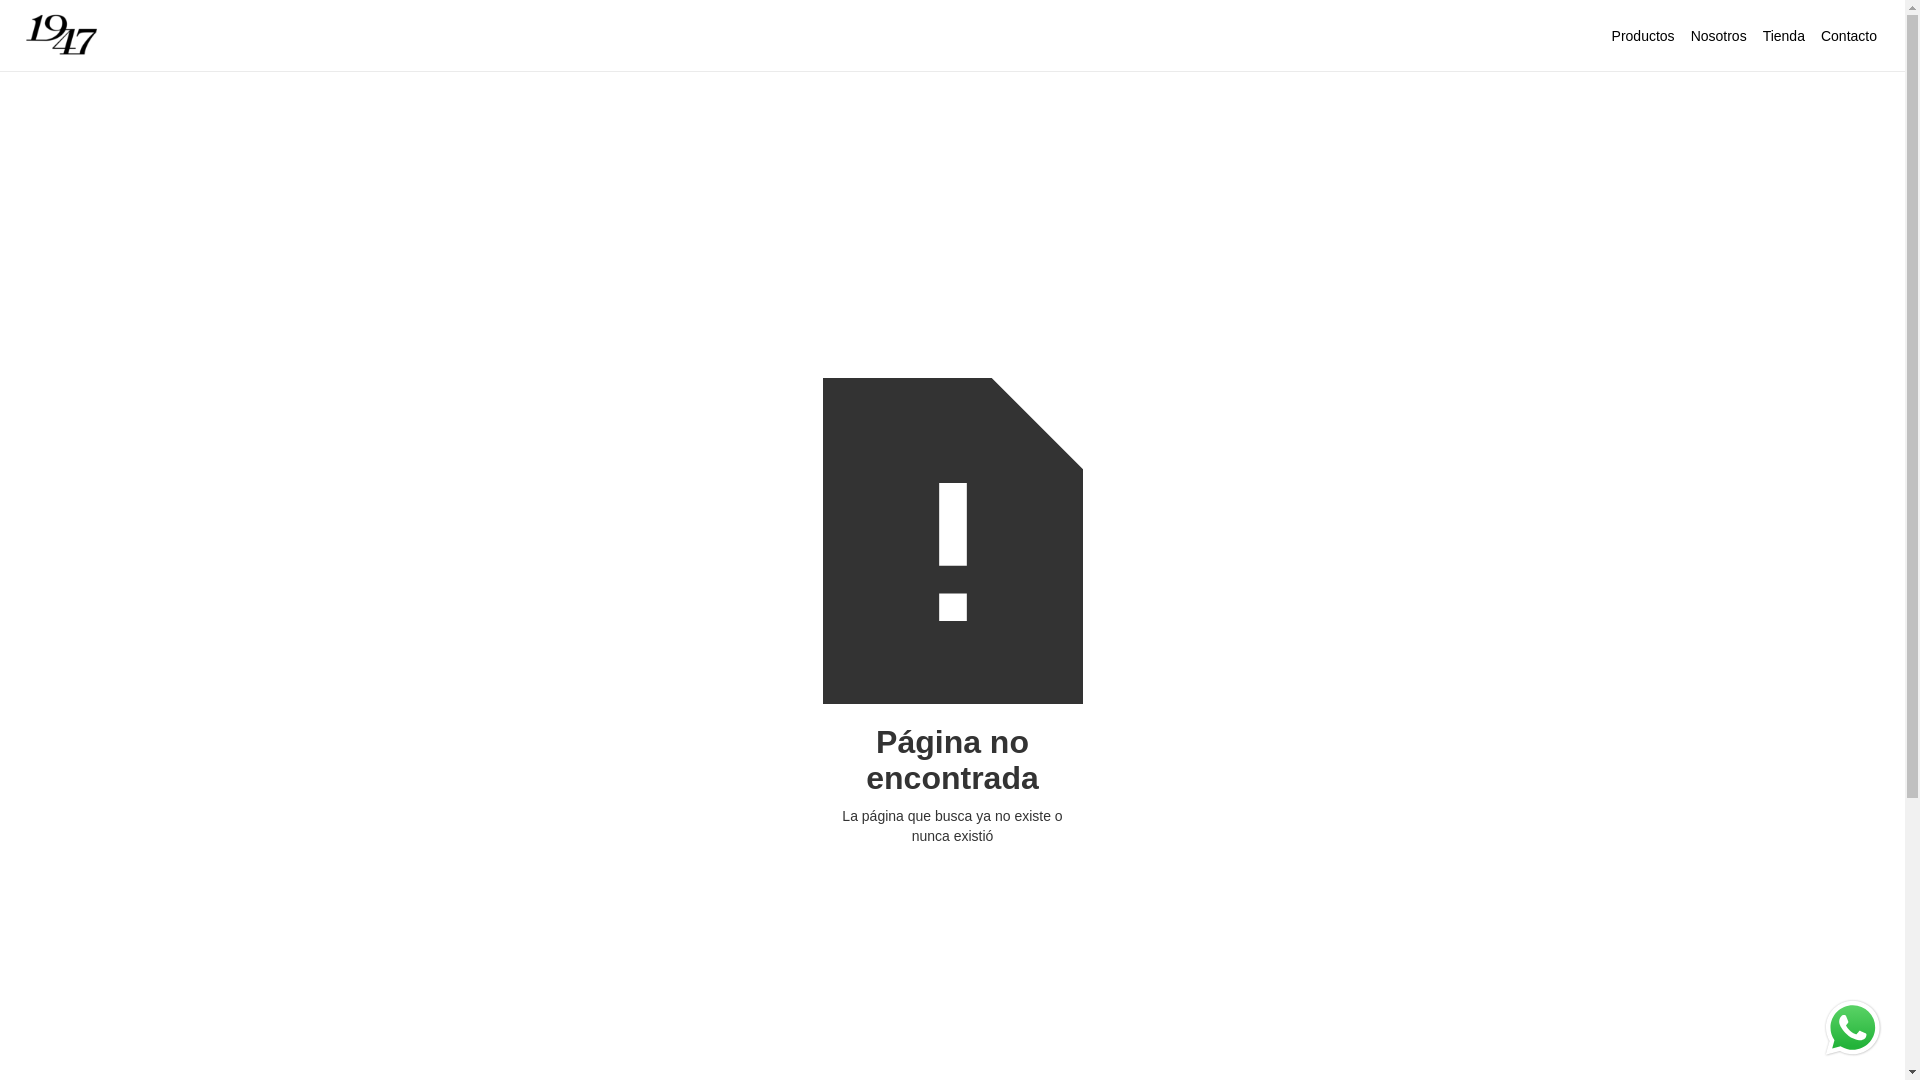  Describe the element at coordinates (1643, 35) in the screenshot. I see `'Productos'` at that location.